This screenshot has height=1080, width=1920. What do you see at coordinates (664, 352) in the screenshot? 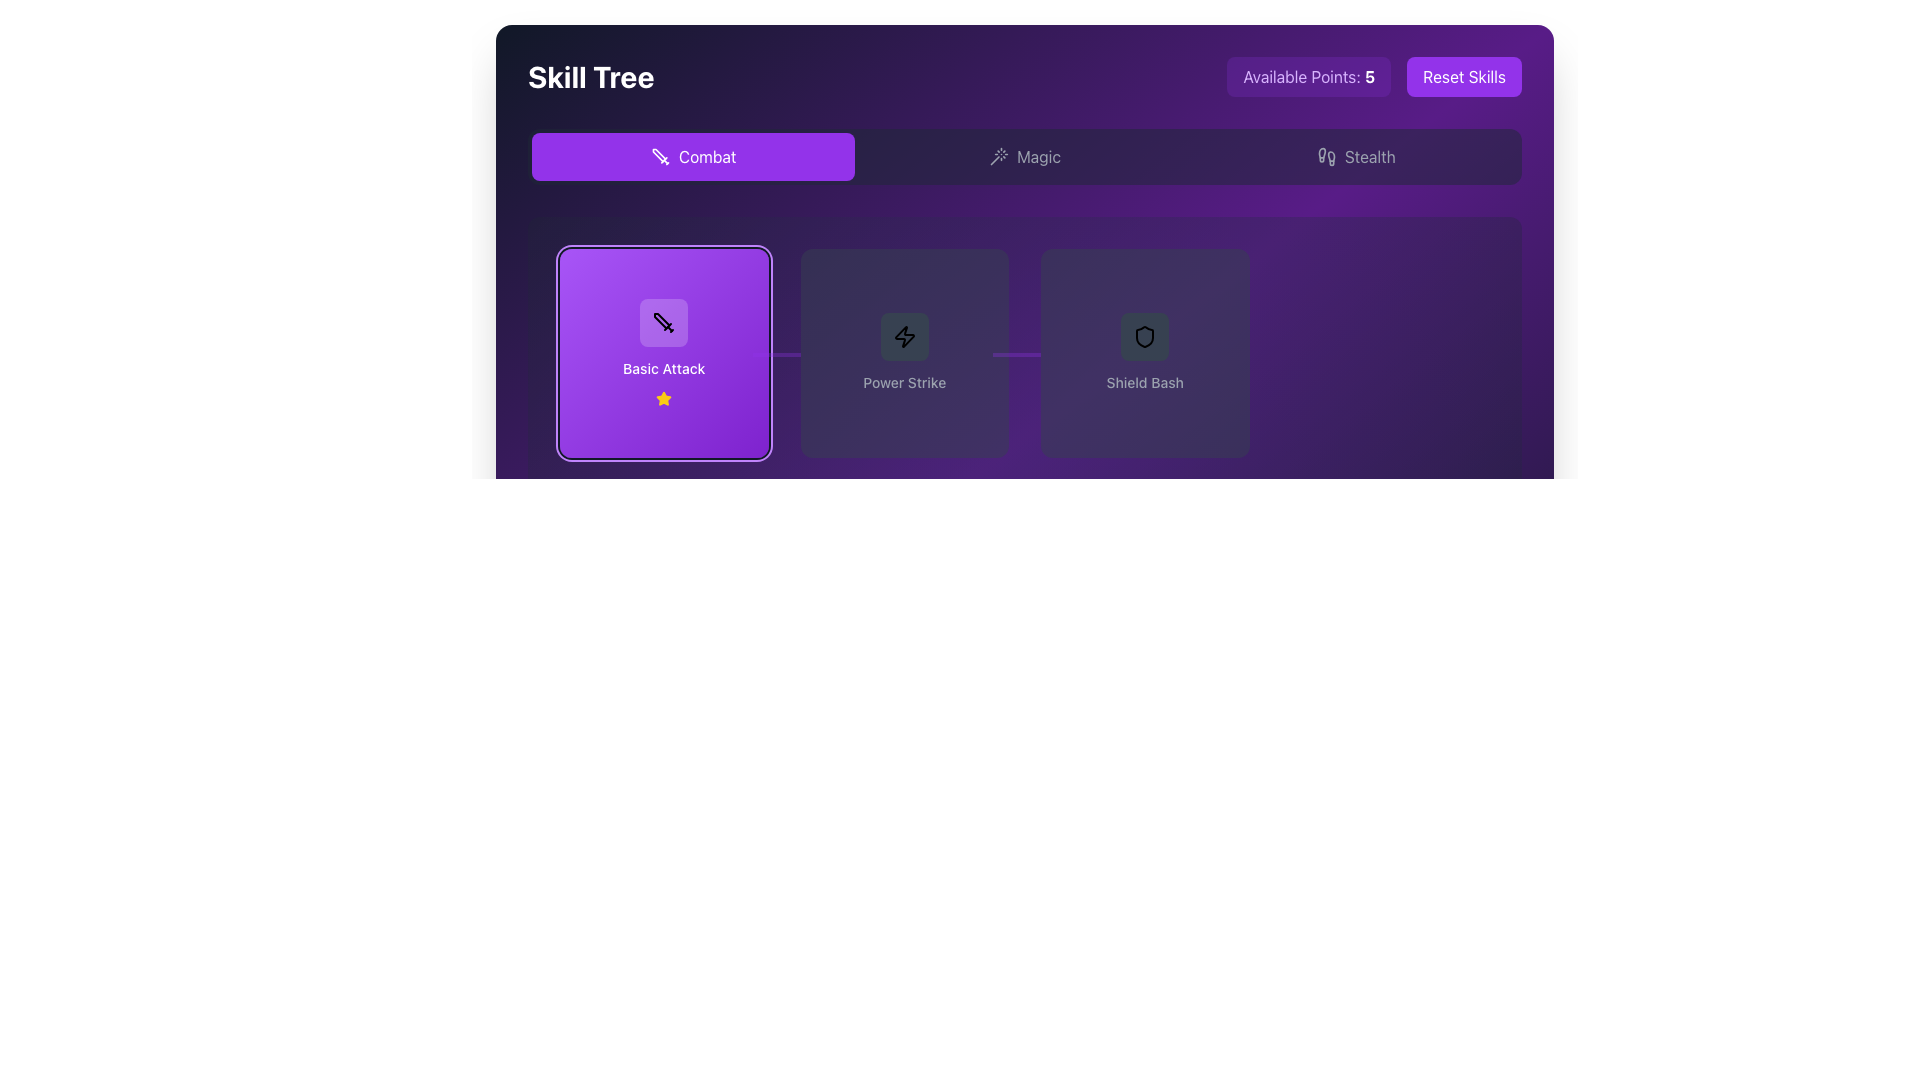
I see `the 'Basic Attack' interactive card, which is the leftmost option` at bounding box center [664, 352].